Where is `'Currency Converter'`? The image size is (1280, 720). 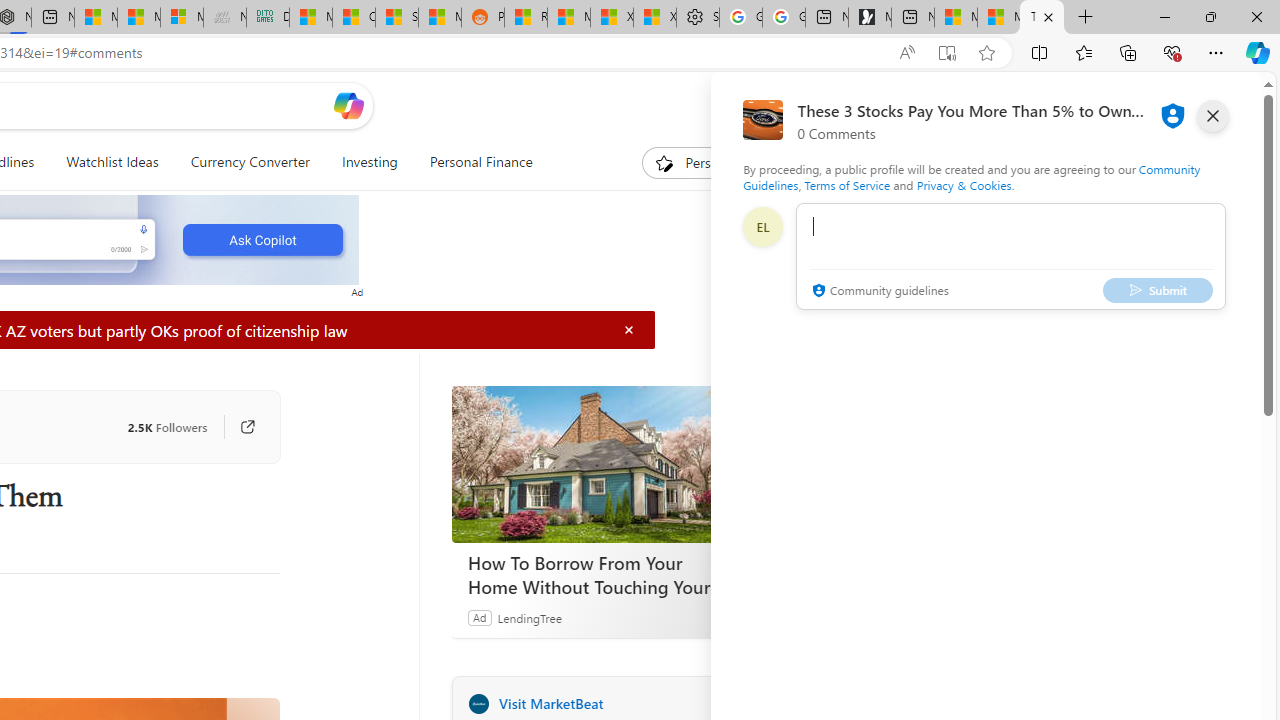
'Currency Converter' is located at coordinates (248, 162).